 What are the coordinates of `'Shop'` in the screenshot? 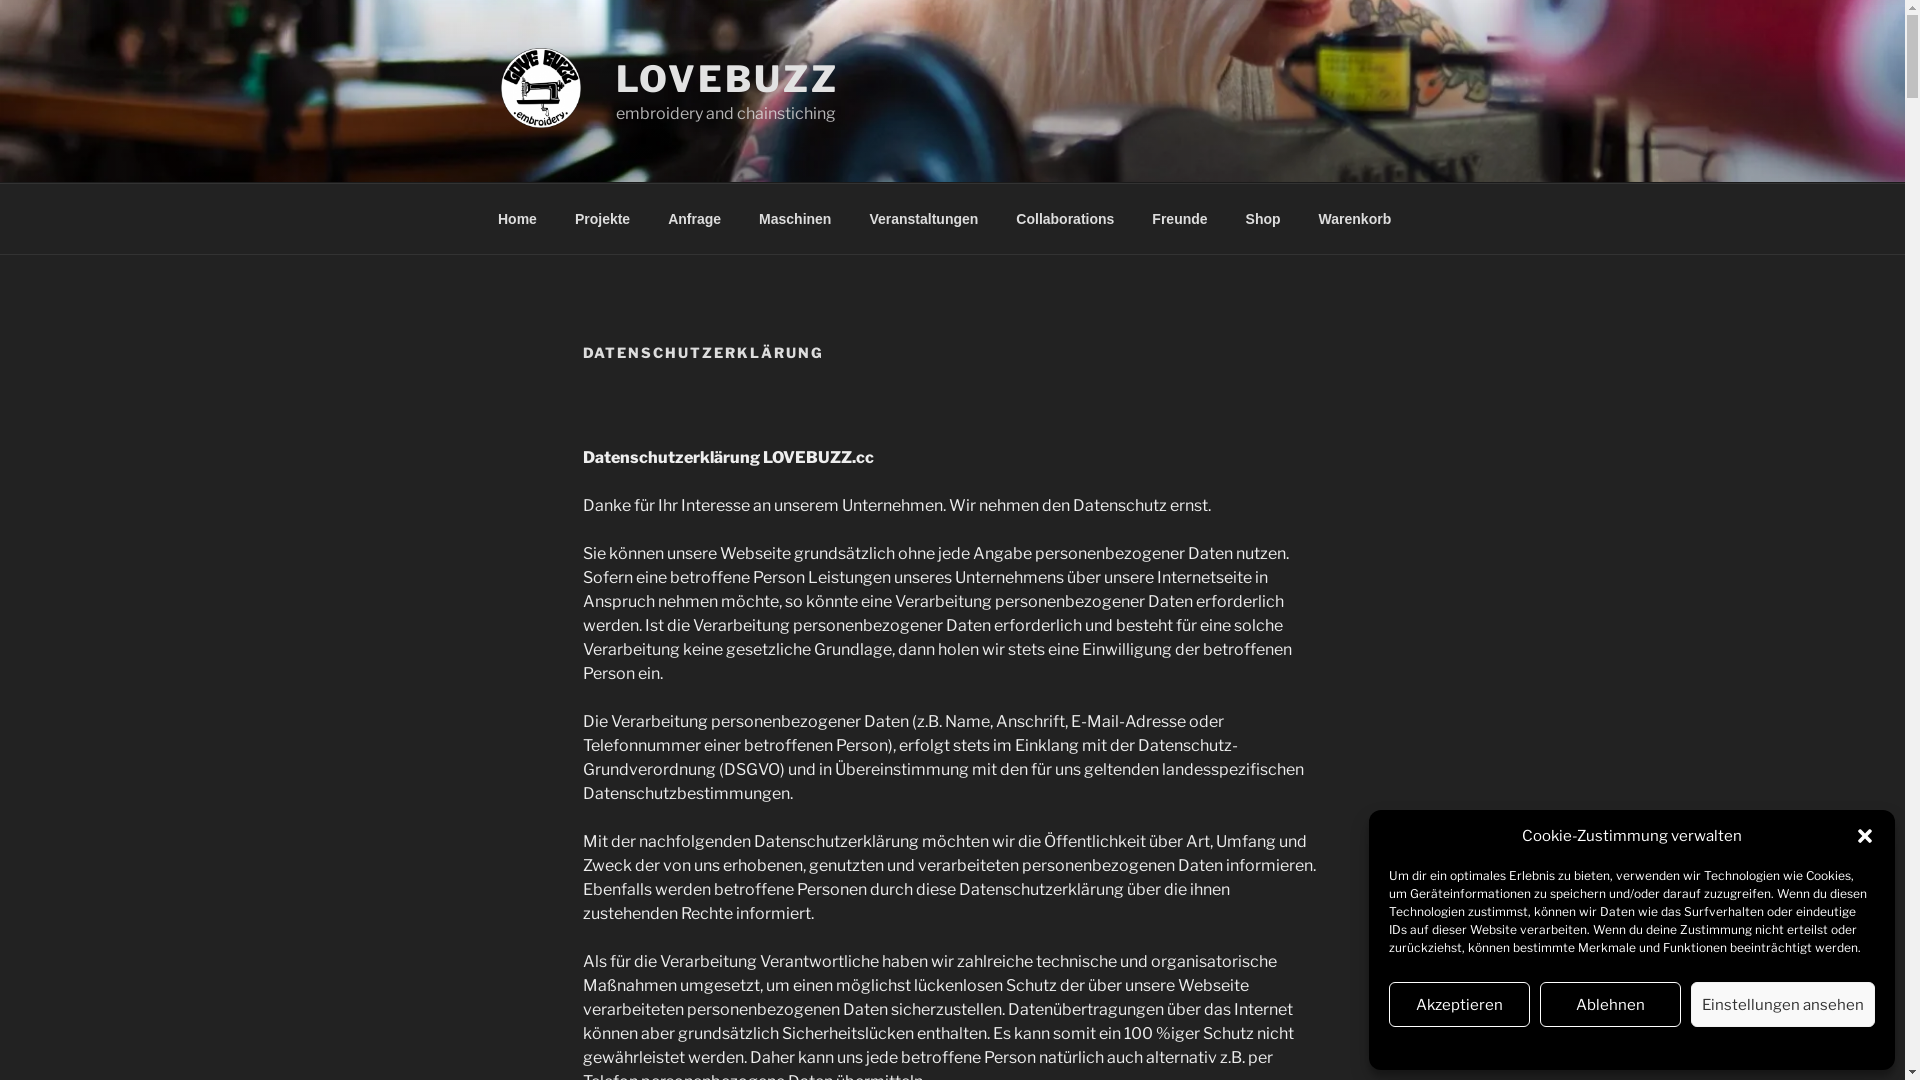 It's located at (1261, 218).